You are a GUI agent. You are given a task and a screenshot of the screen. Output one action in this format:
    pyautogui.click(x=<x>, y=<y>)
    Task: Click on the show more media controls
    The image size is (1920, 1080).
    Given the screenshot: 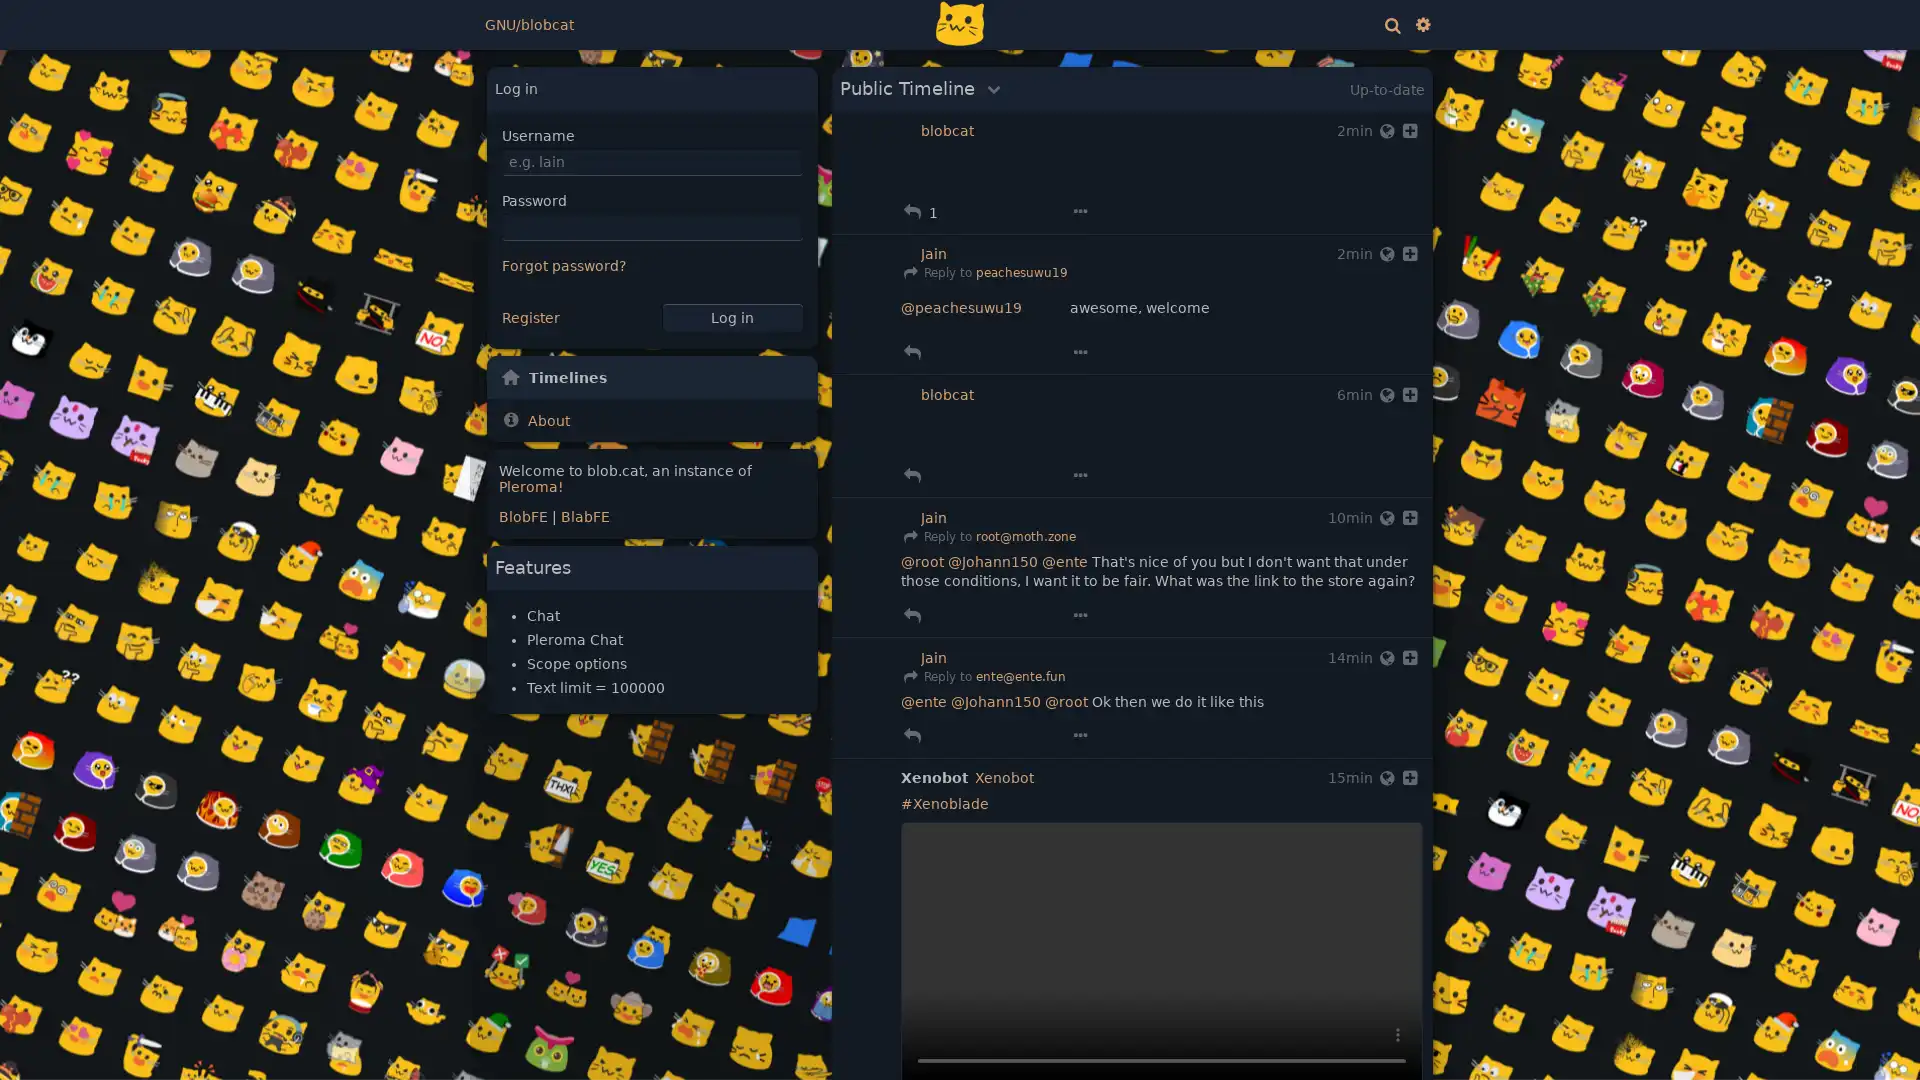 What is the action you would take?
    pyautogui.click(x=1395, y=1033)
    